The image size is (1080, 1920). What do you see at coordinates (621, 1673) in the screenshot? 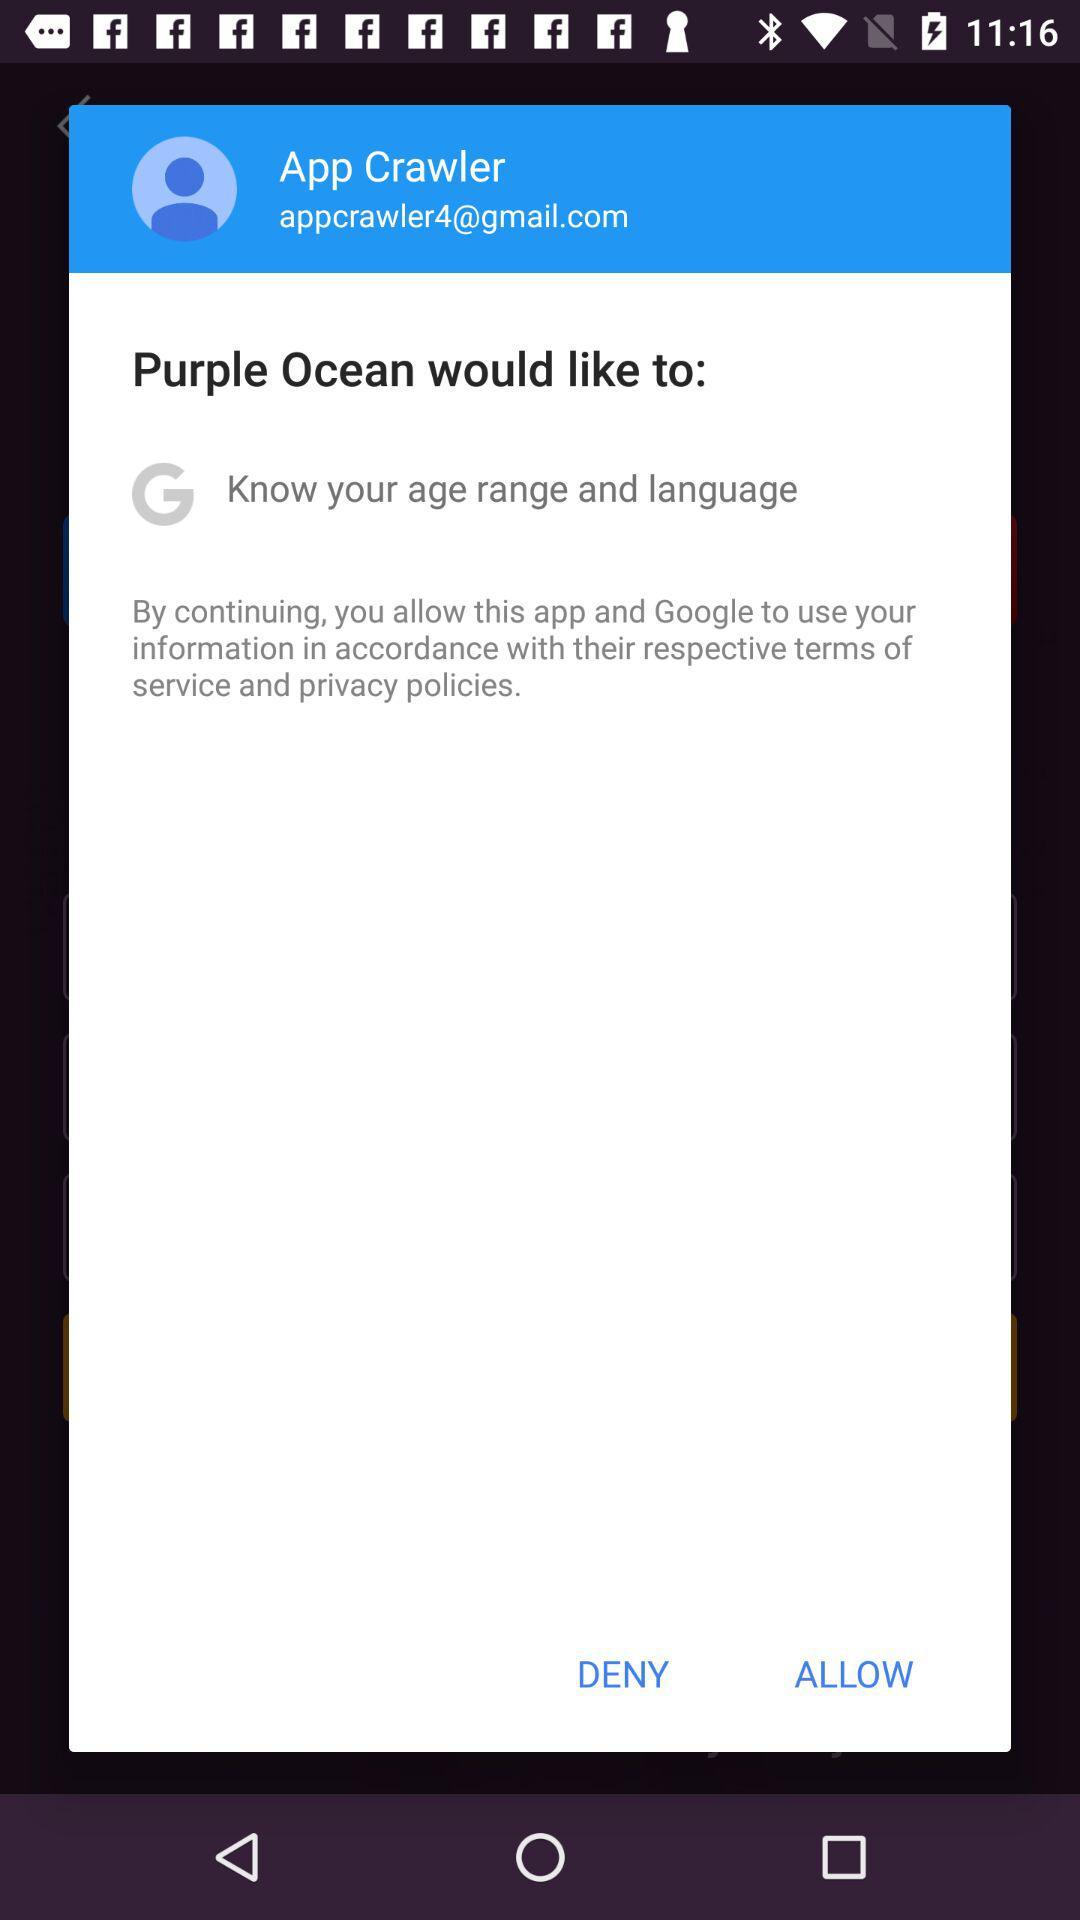
I see `icon next to allow item` at bounding box center [621, 1673].